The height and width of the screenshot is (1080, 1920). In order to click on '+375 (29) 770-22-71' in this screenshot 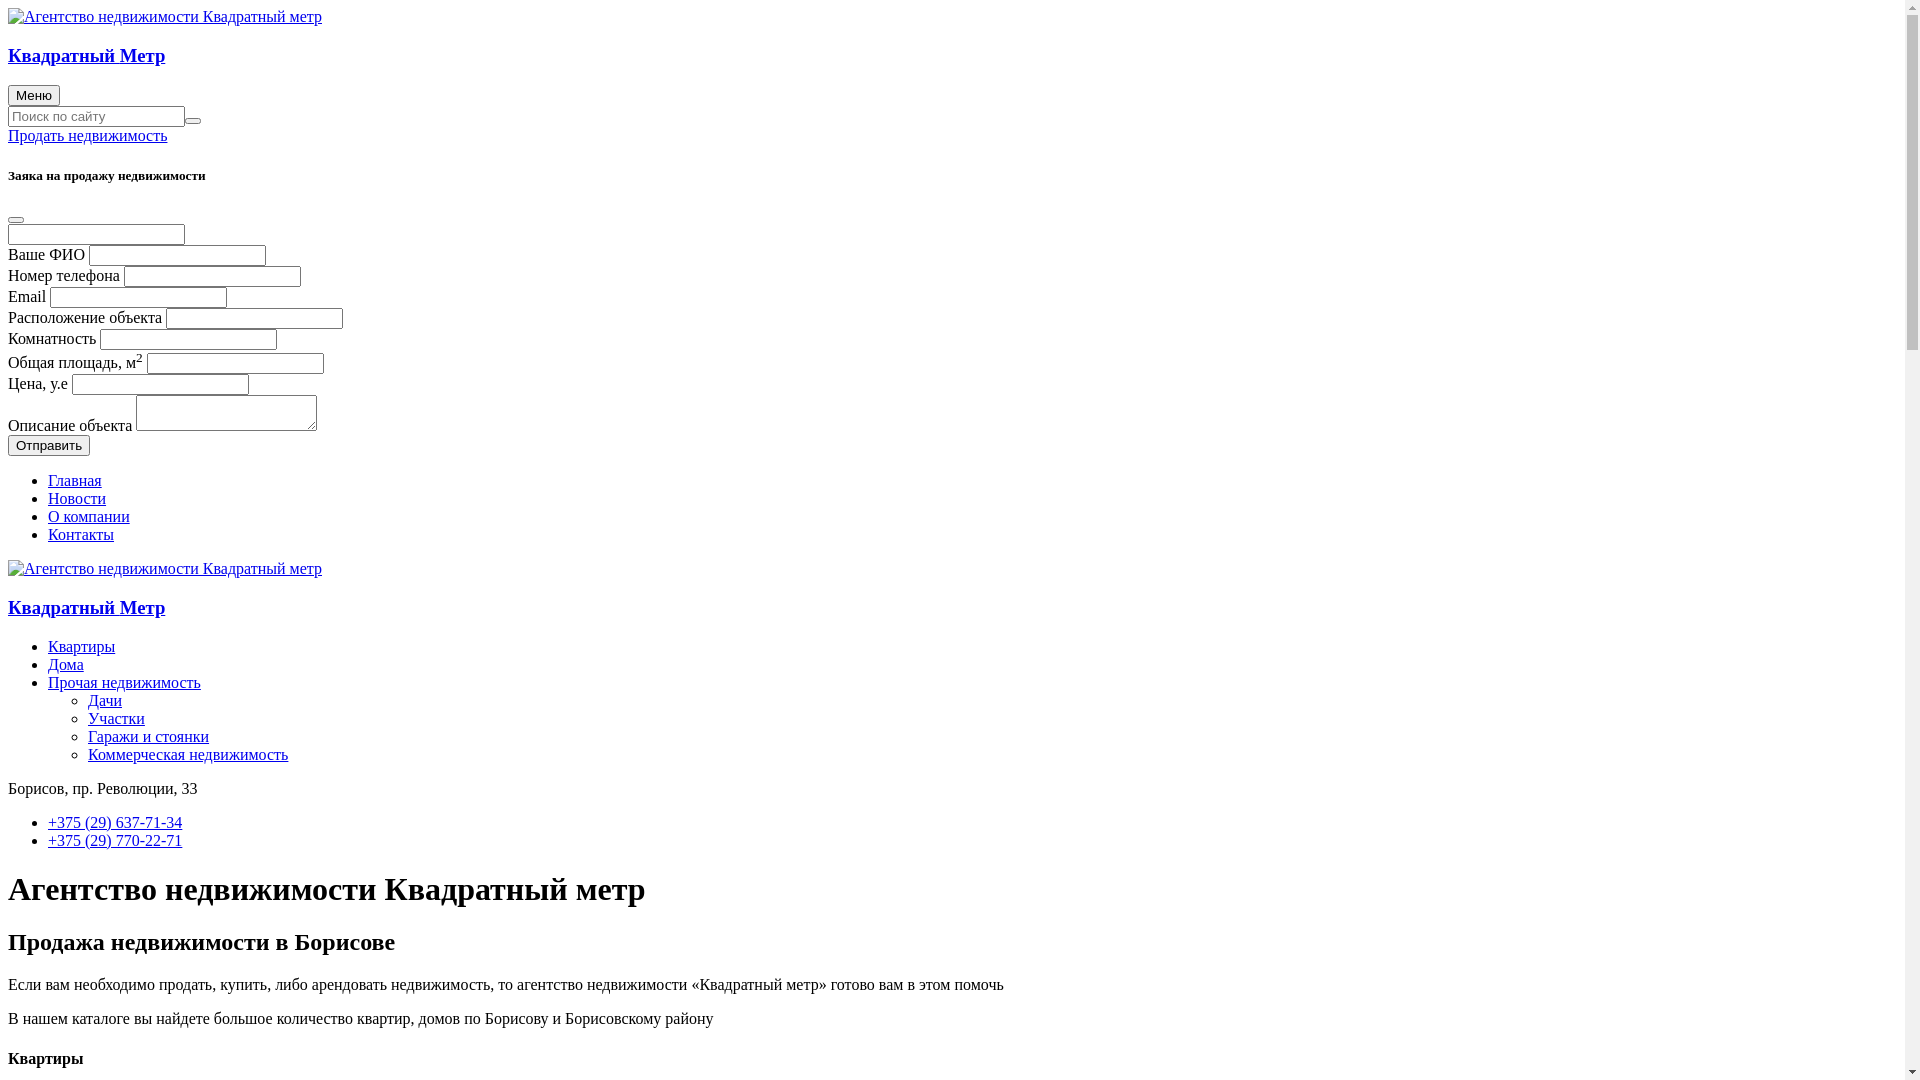, I will do `click(114, 840)`.